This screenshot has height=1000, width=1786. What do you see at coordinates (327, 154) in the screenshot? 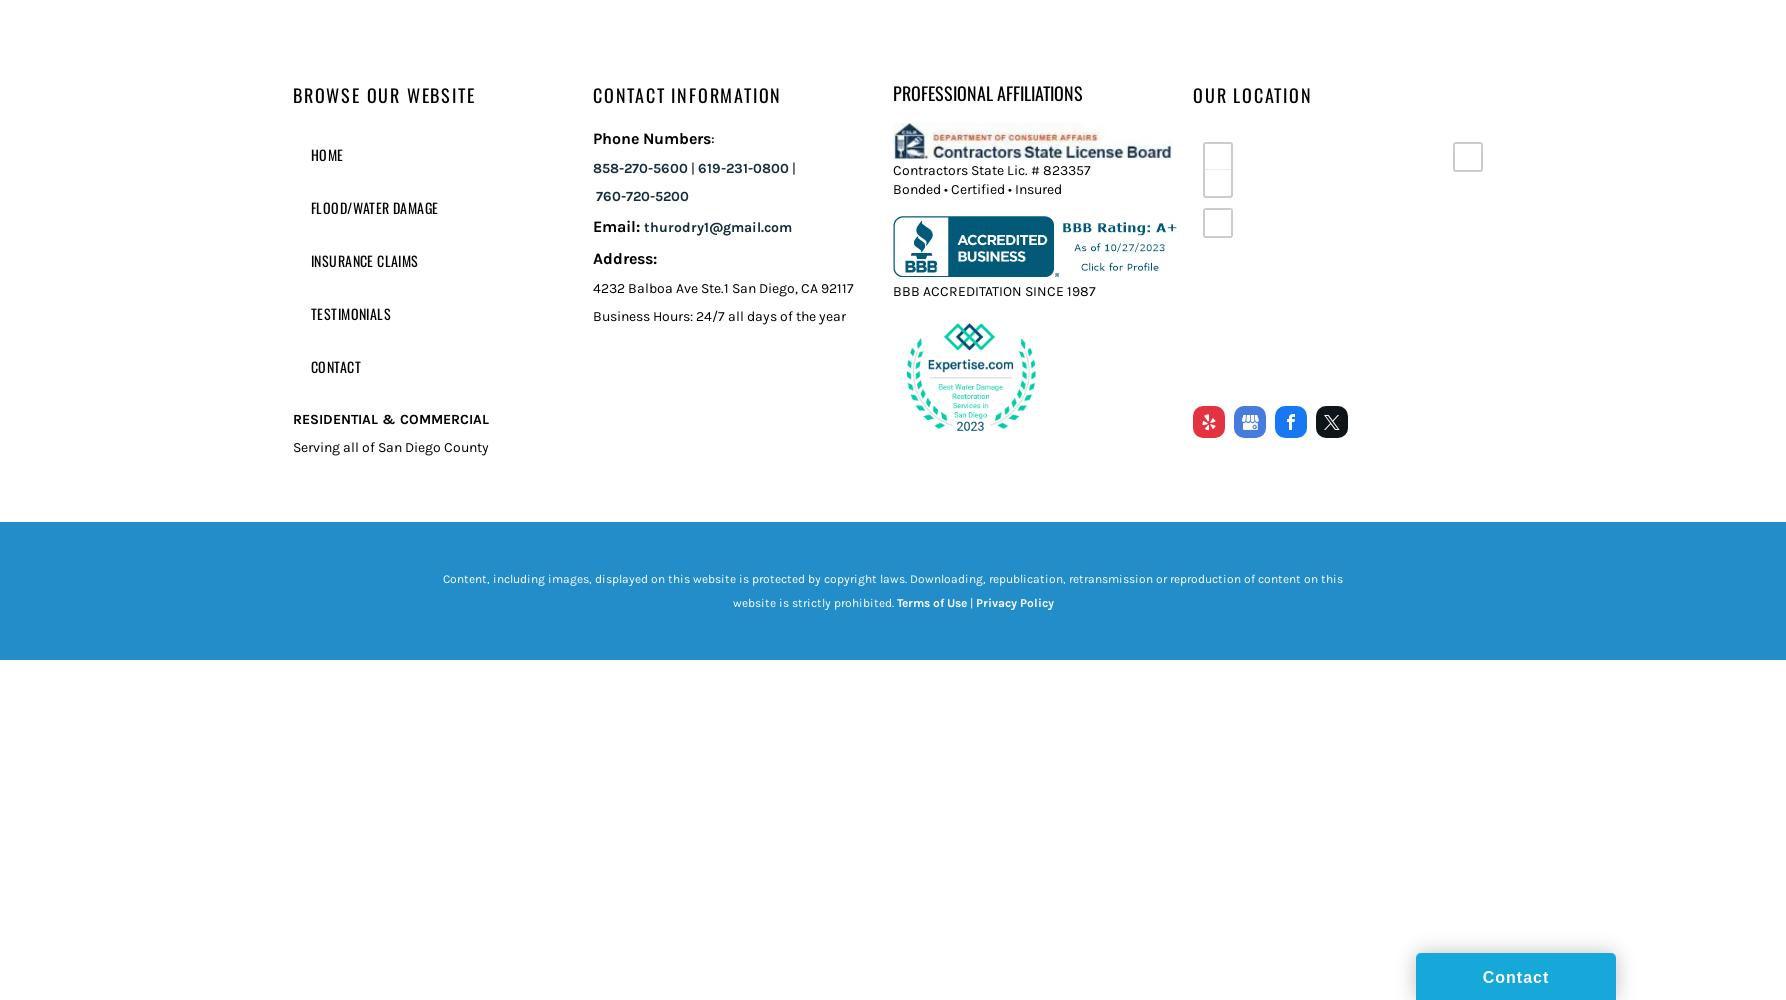
I see `'HOME'` at bounding box center [327, 154].